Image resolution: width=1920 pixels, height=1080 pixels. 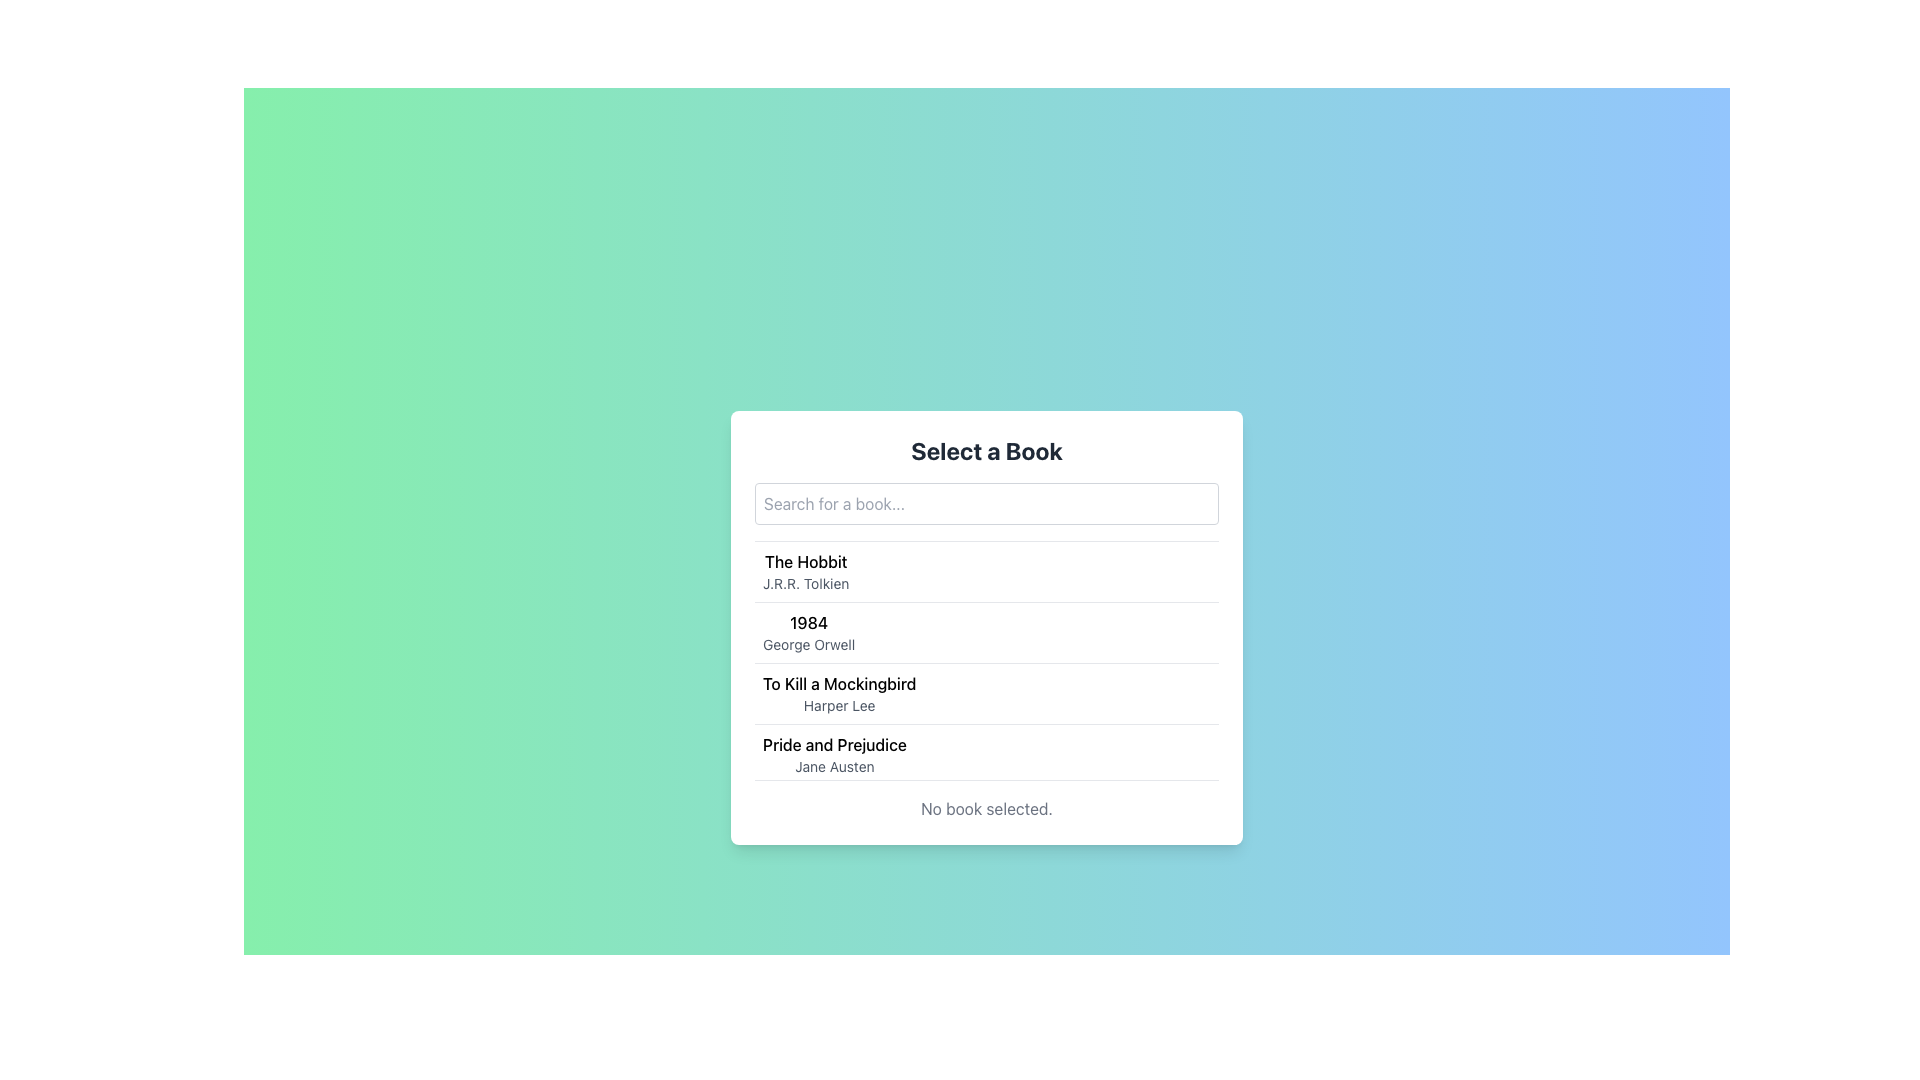 I want to click on the first list item displaying the book title and author, so click(x=806, y=571).